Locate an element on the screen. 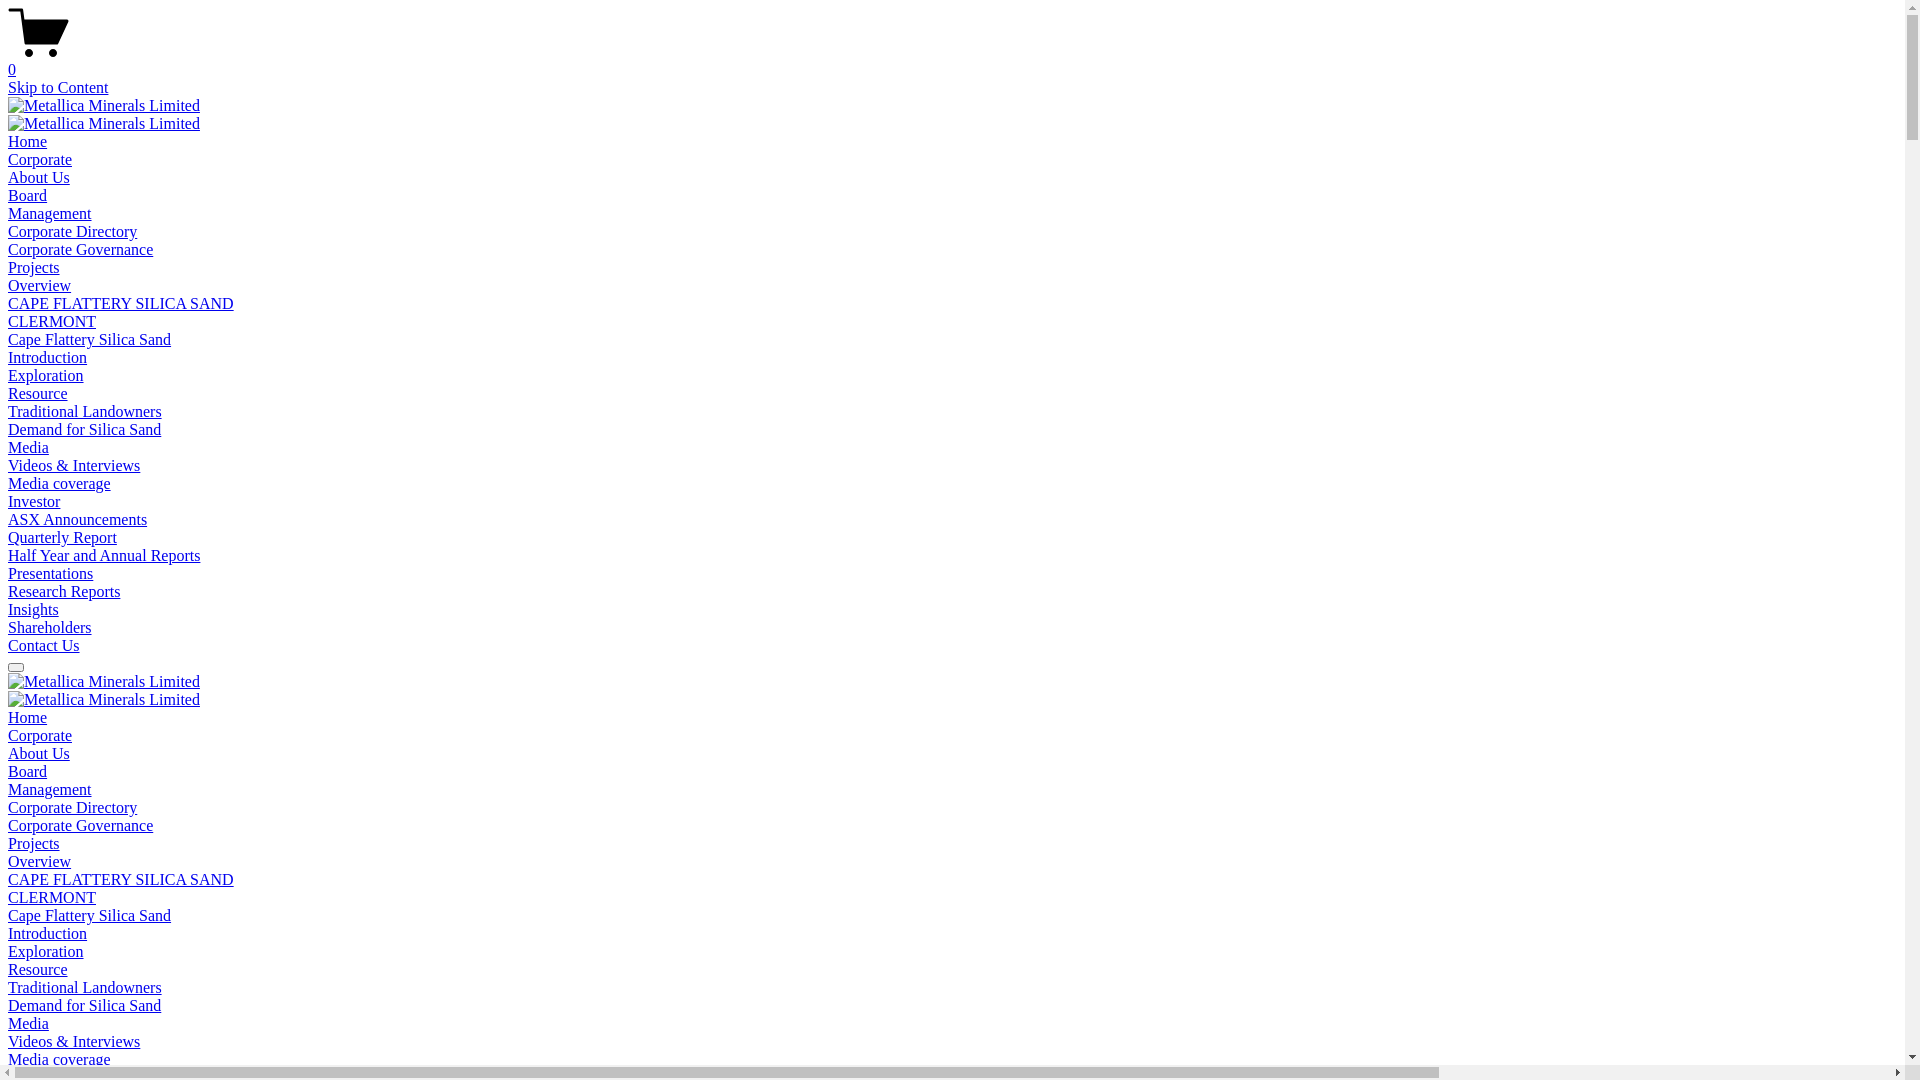  'Shareholders' is located at coordinates (8, 626).